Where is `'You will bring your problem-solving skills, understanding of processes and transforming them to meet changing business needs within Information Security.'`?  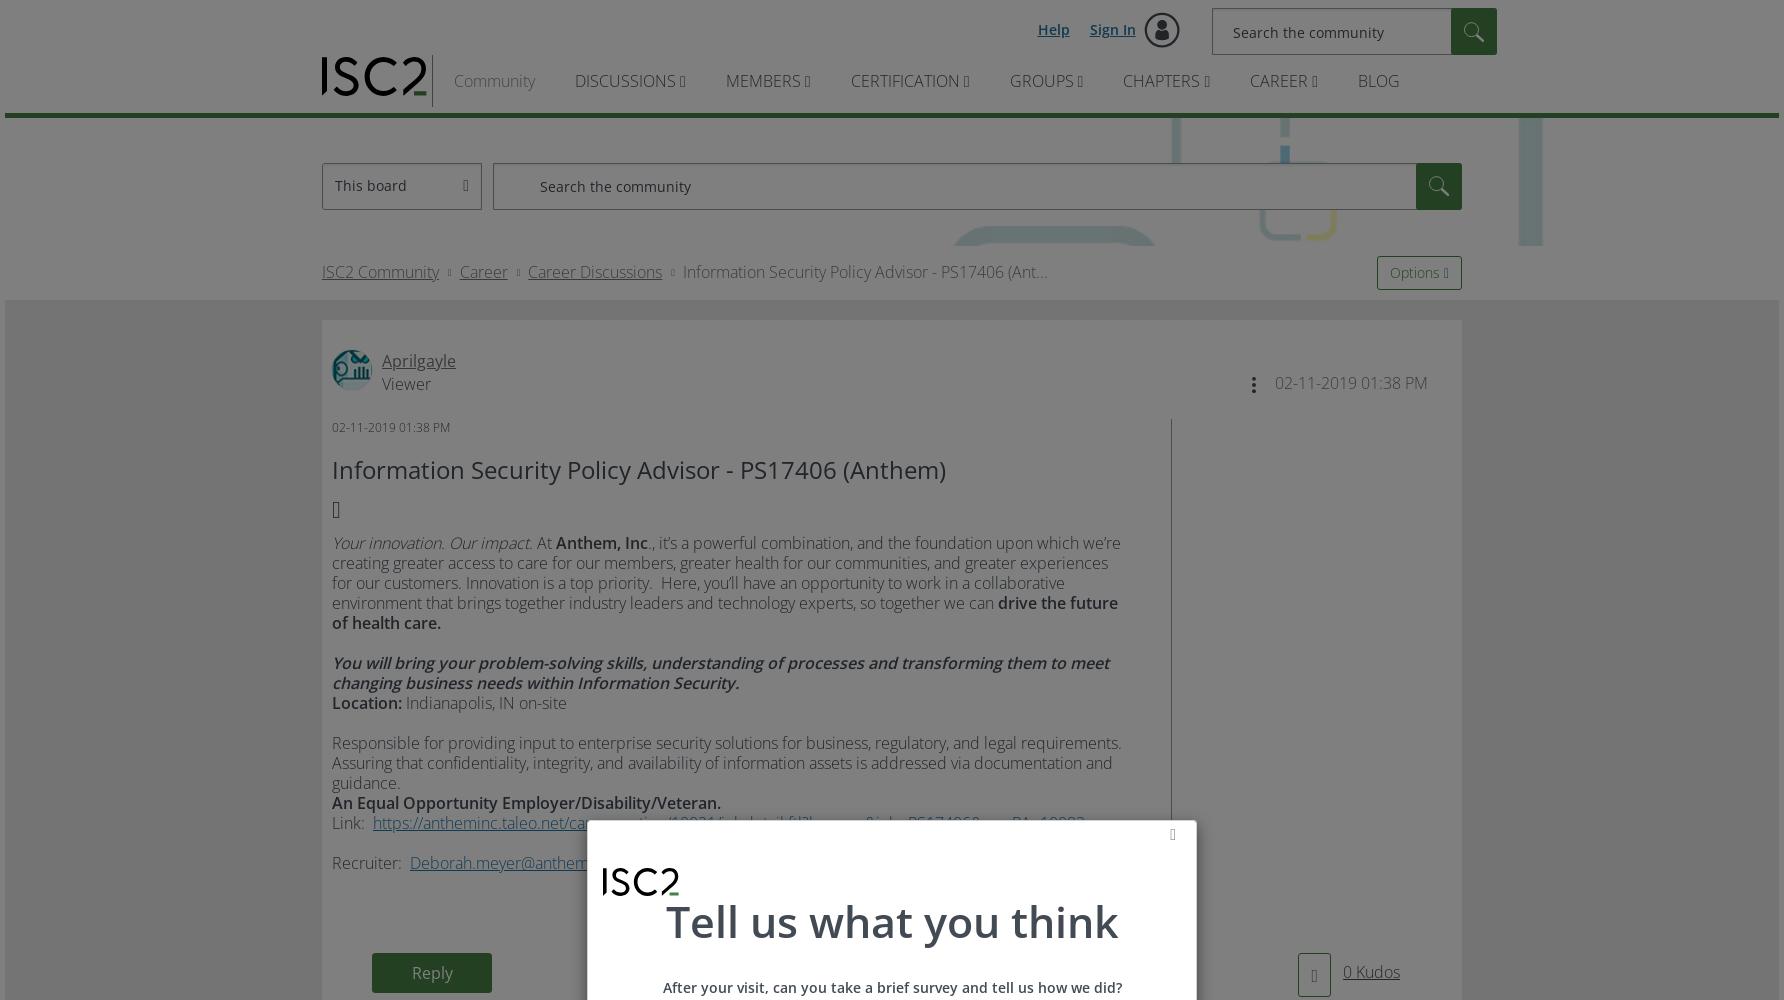
'You will bring your problem-solving skills, understanding of processes and transforming them to meet changing business needs within Information Security.' is located at coordinates (332, 673).